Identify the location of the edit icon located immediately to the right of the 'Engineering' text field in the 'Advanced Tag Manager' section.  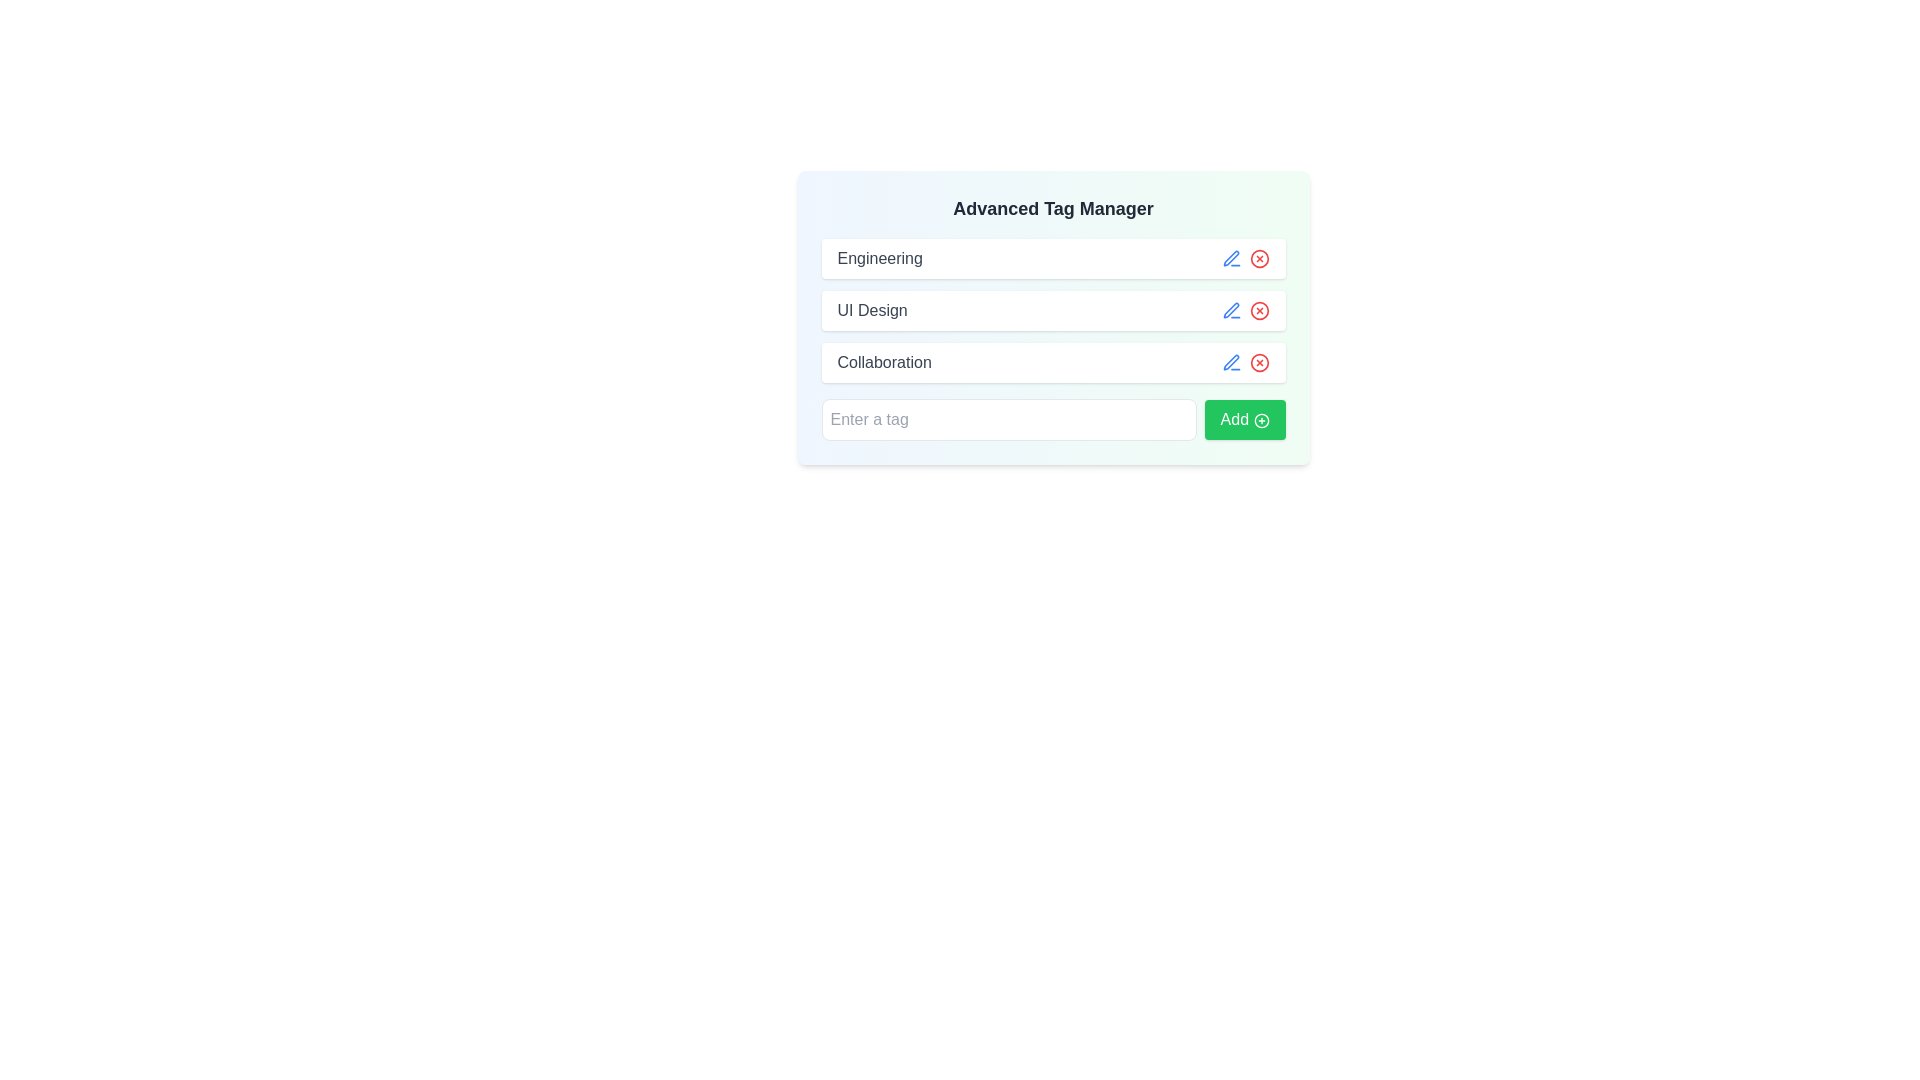
(1230, 257).